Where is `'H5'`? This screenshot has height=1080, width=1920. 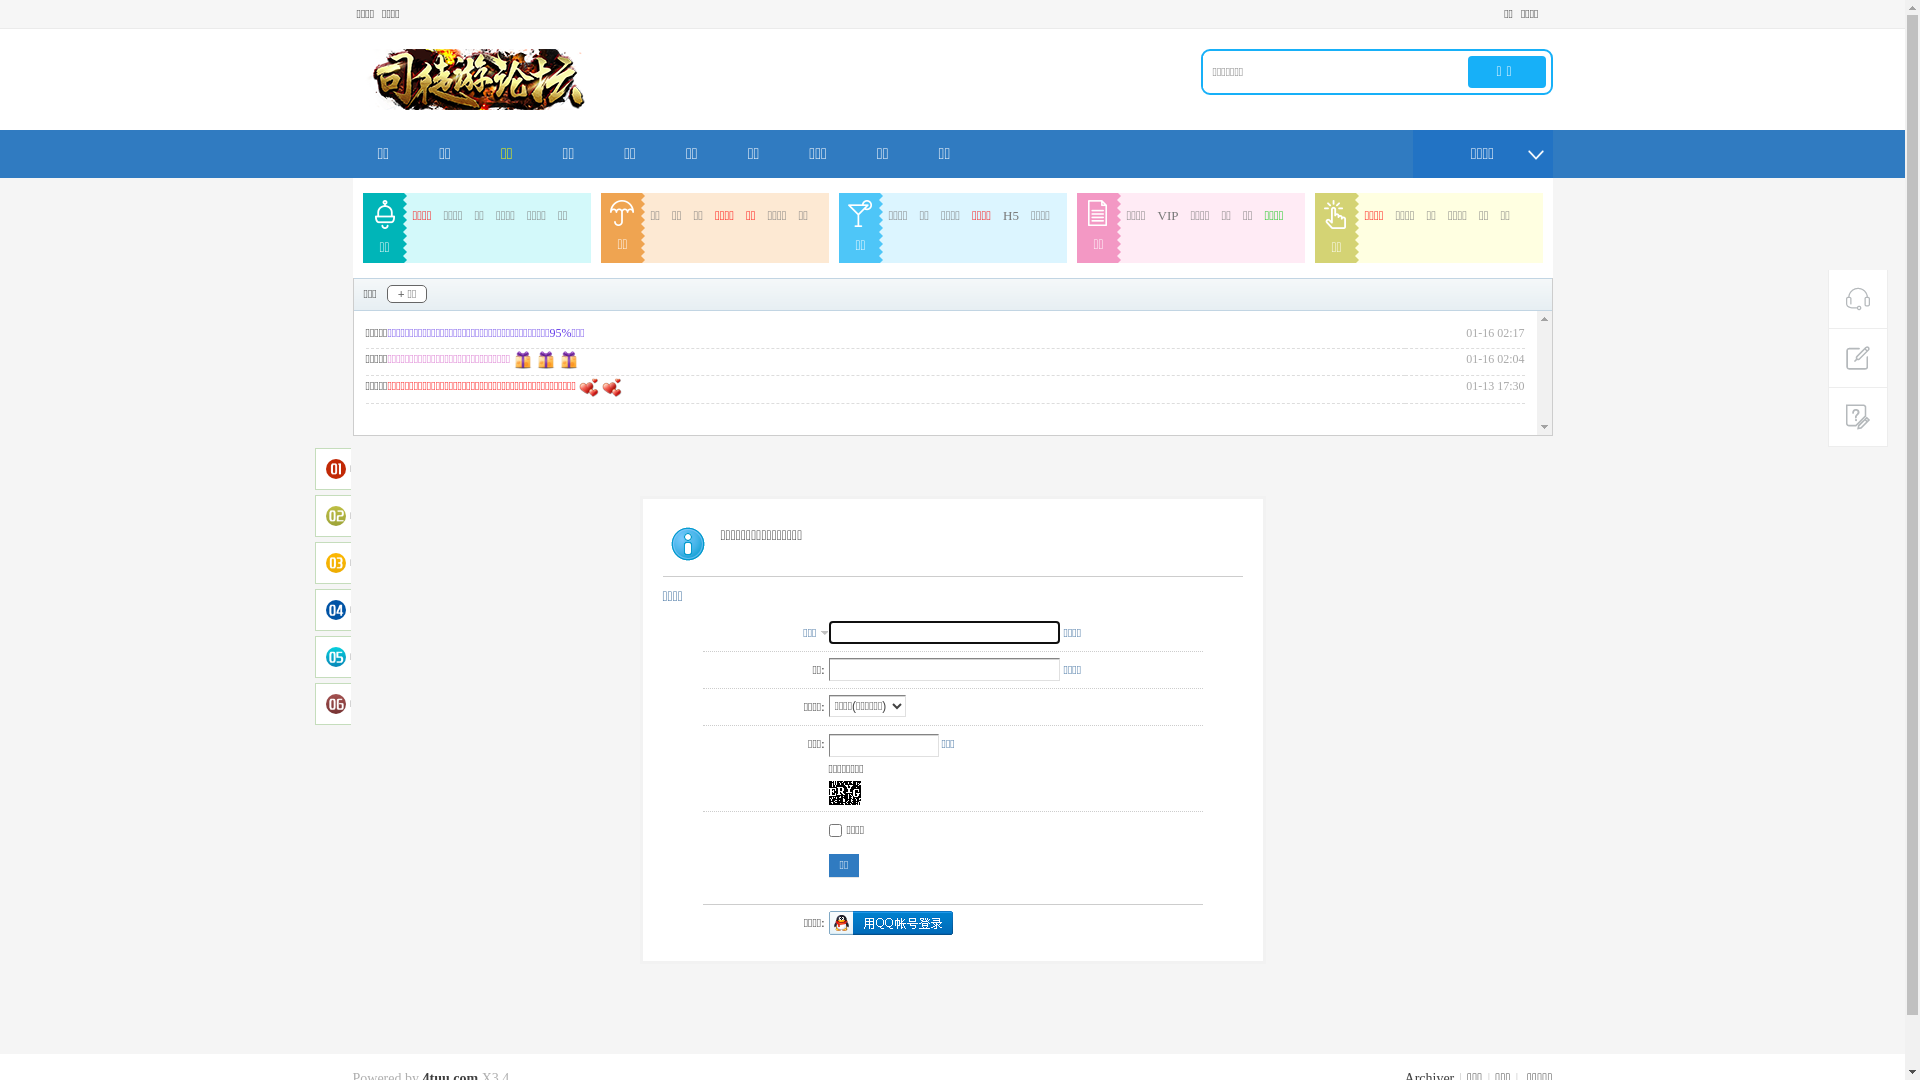 'H5' is located at coordinates (1011, 215).